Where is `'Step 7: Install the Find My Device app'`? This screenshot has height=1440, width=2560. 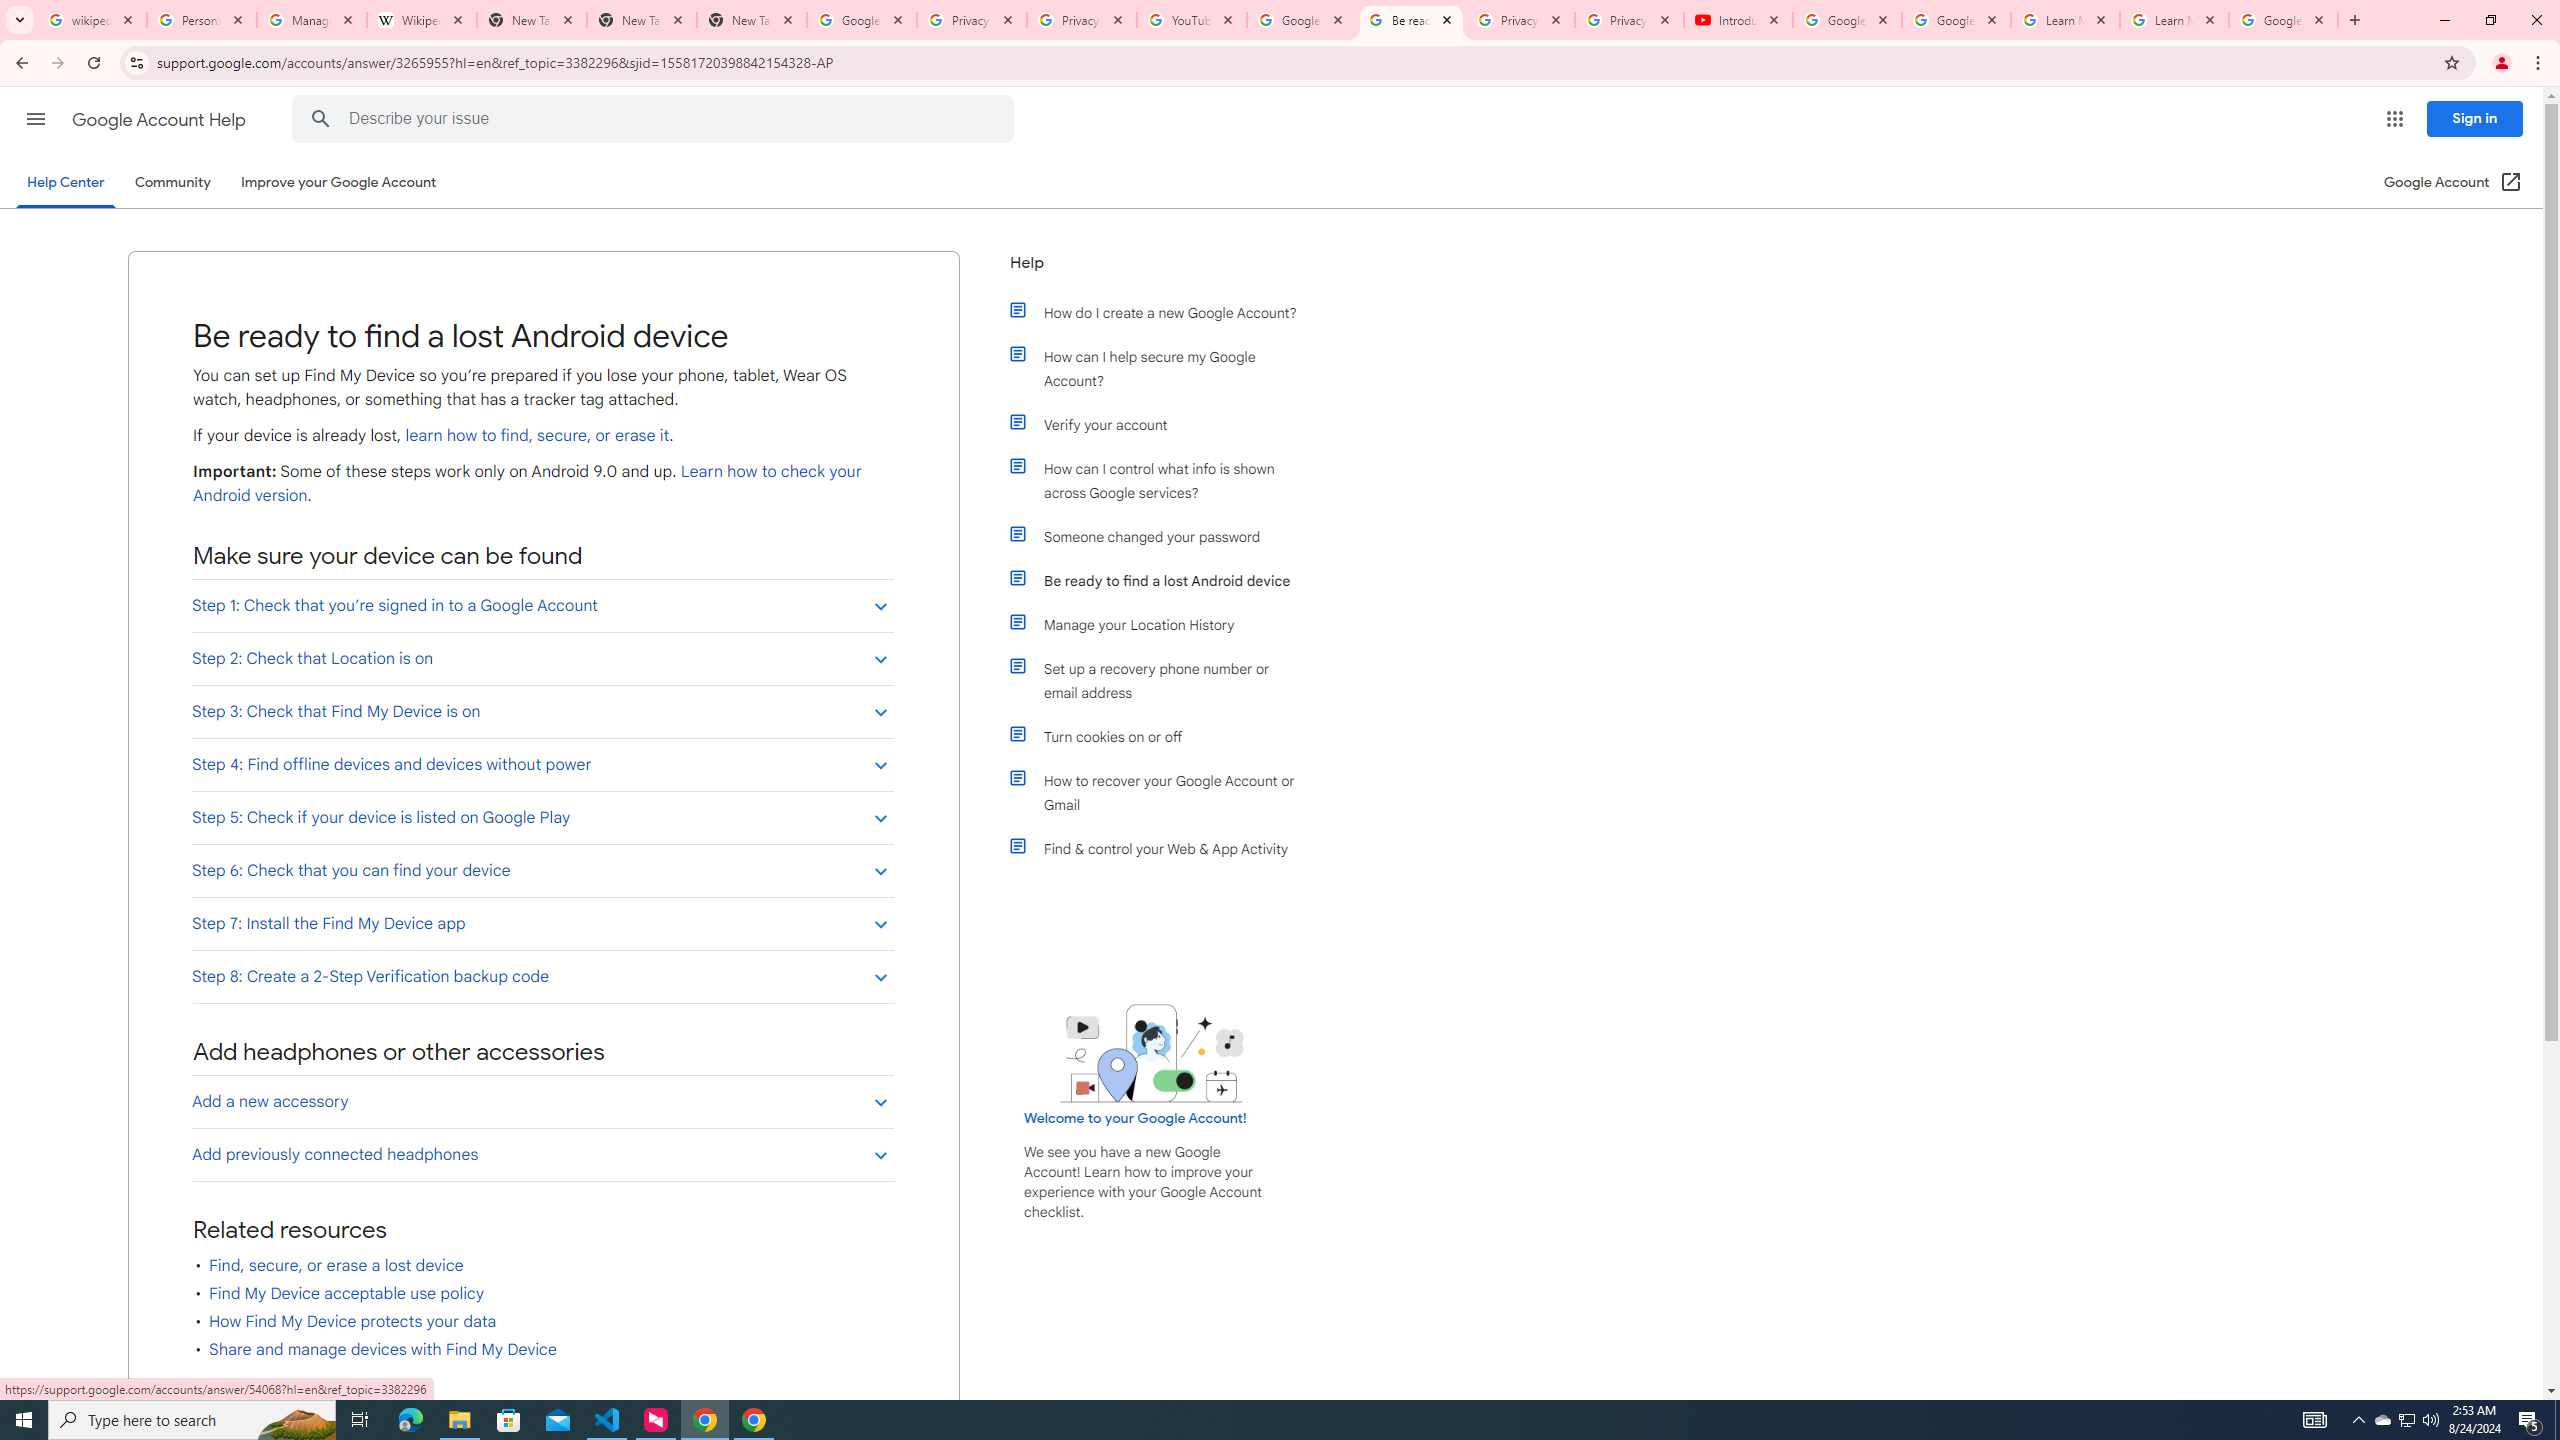
'Step 7: Install the Find My Device app' is located at coordinates (542, 922).